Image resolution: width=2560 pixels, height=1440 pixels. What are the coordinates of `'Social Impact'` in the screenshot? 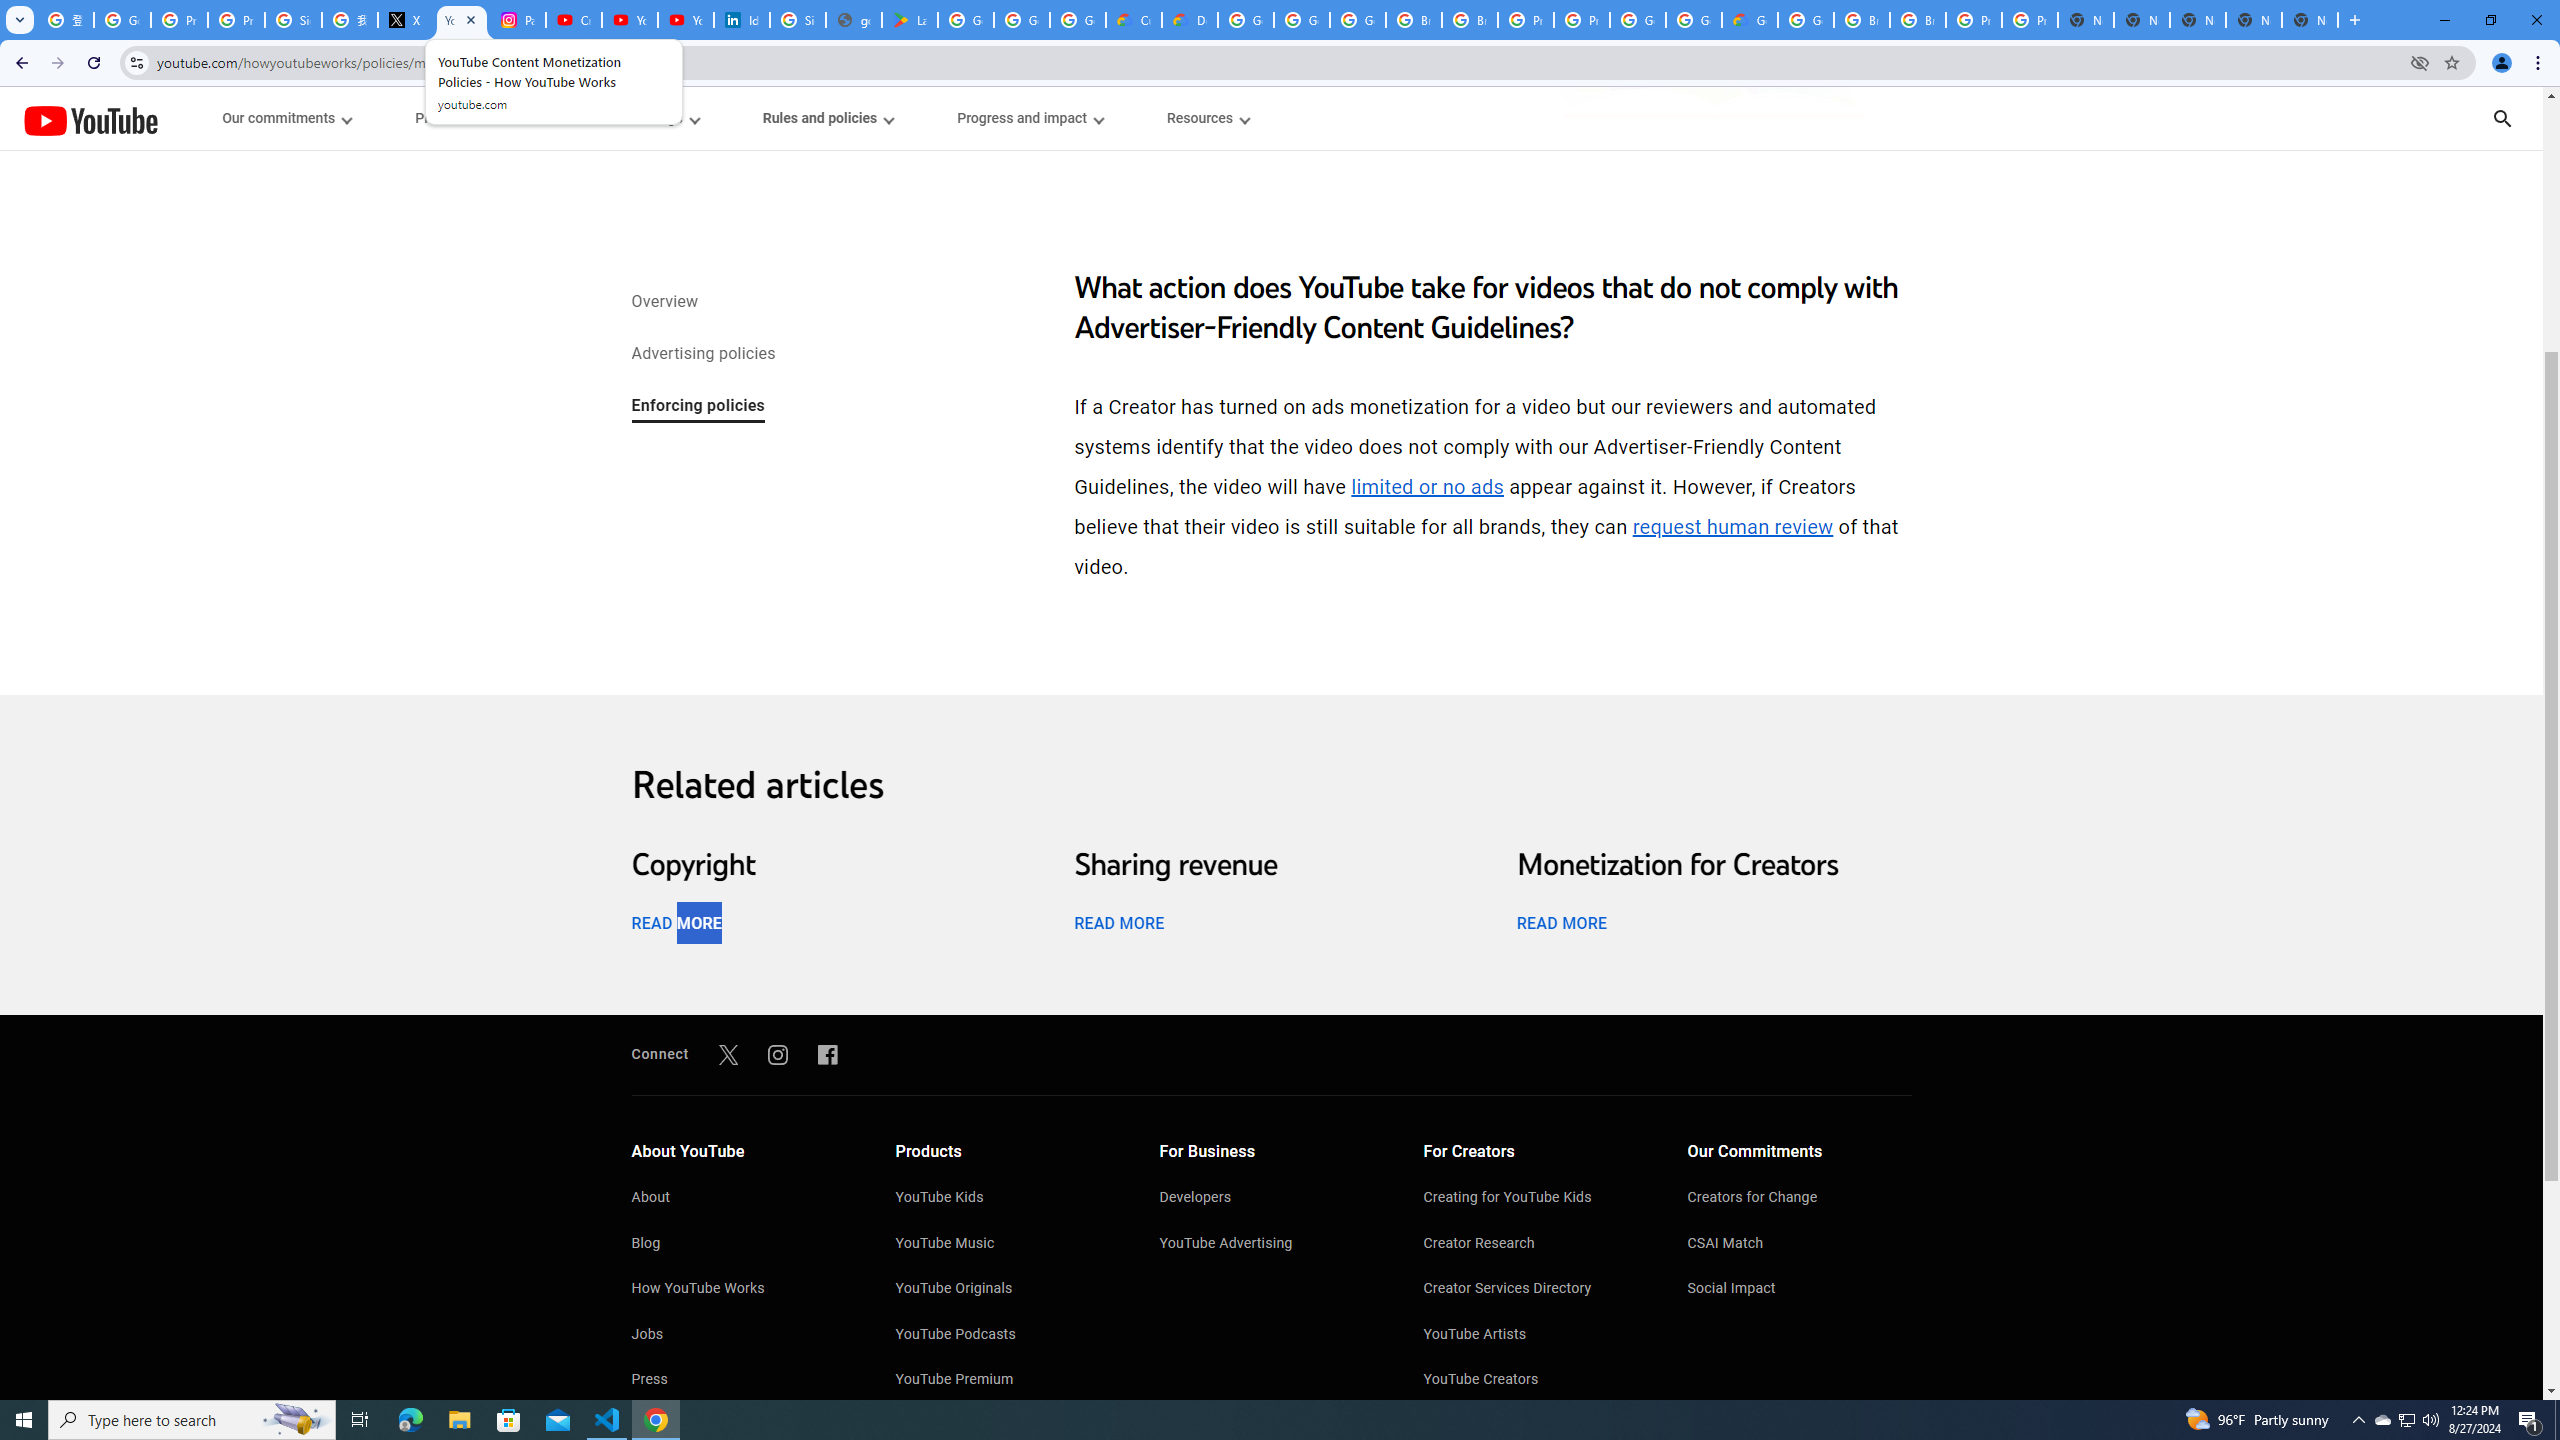 It's located at (1798, 1290).